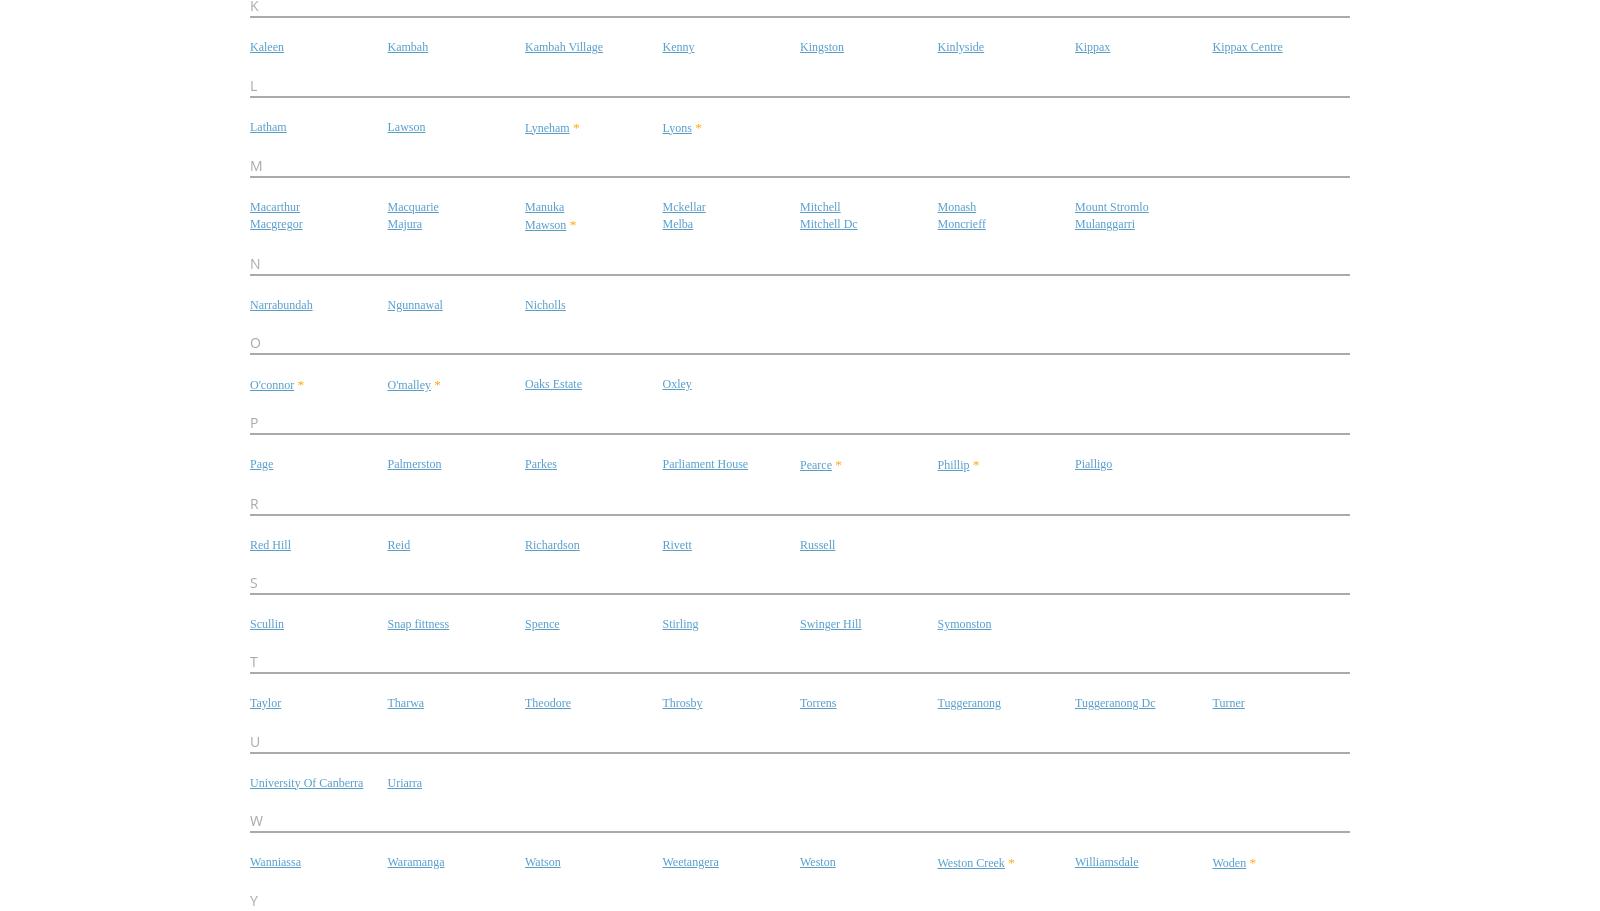  I want to click on 'Wanniassa', so click(275, 860).